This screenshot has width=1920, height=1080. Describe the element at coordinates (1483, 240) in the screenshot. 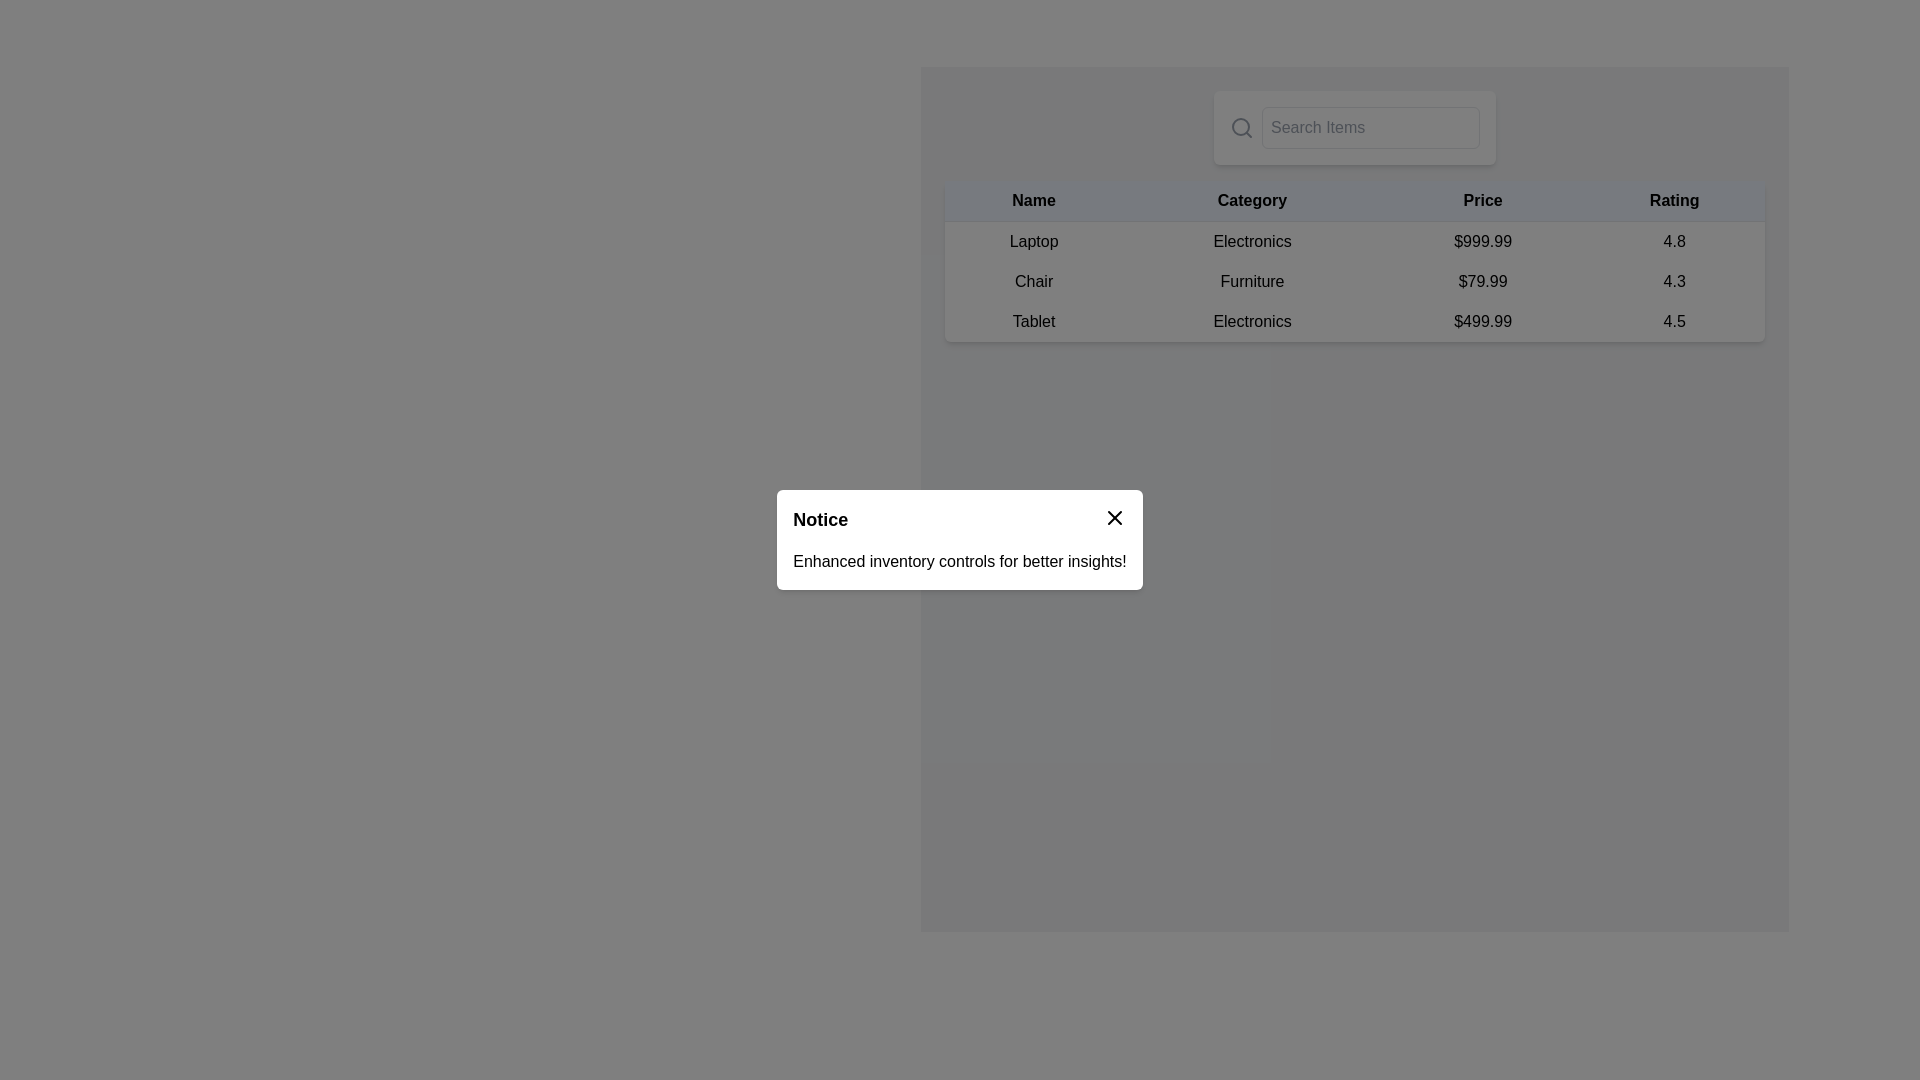

I see `the static text element displaying the price '$999.99', which is located in the third column of the first row of a table, between the 'Electronics' text and the '4.8' rating text` at that location.